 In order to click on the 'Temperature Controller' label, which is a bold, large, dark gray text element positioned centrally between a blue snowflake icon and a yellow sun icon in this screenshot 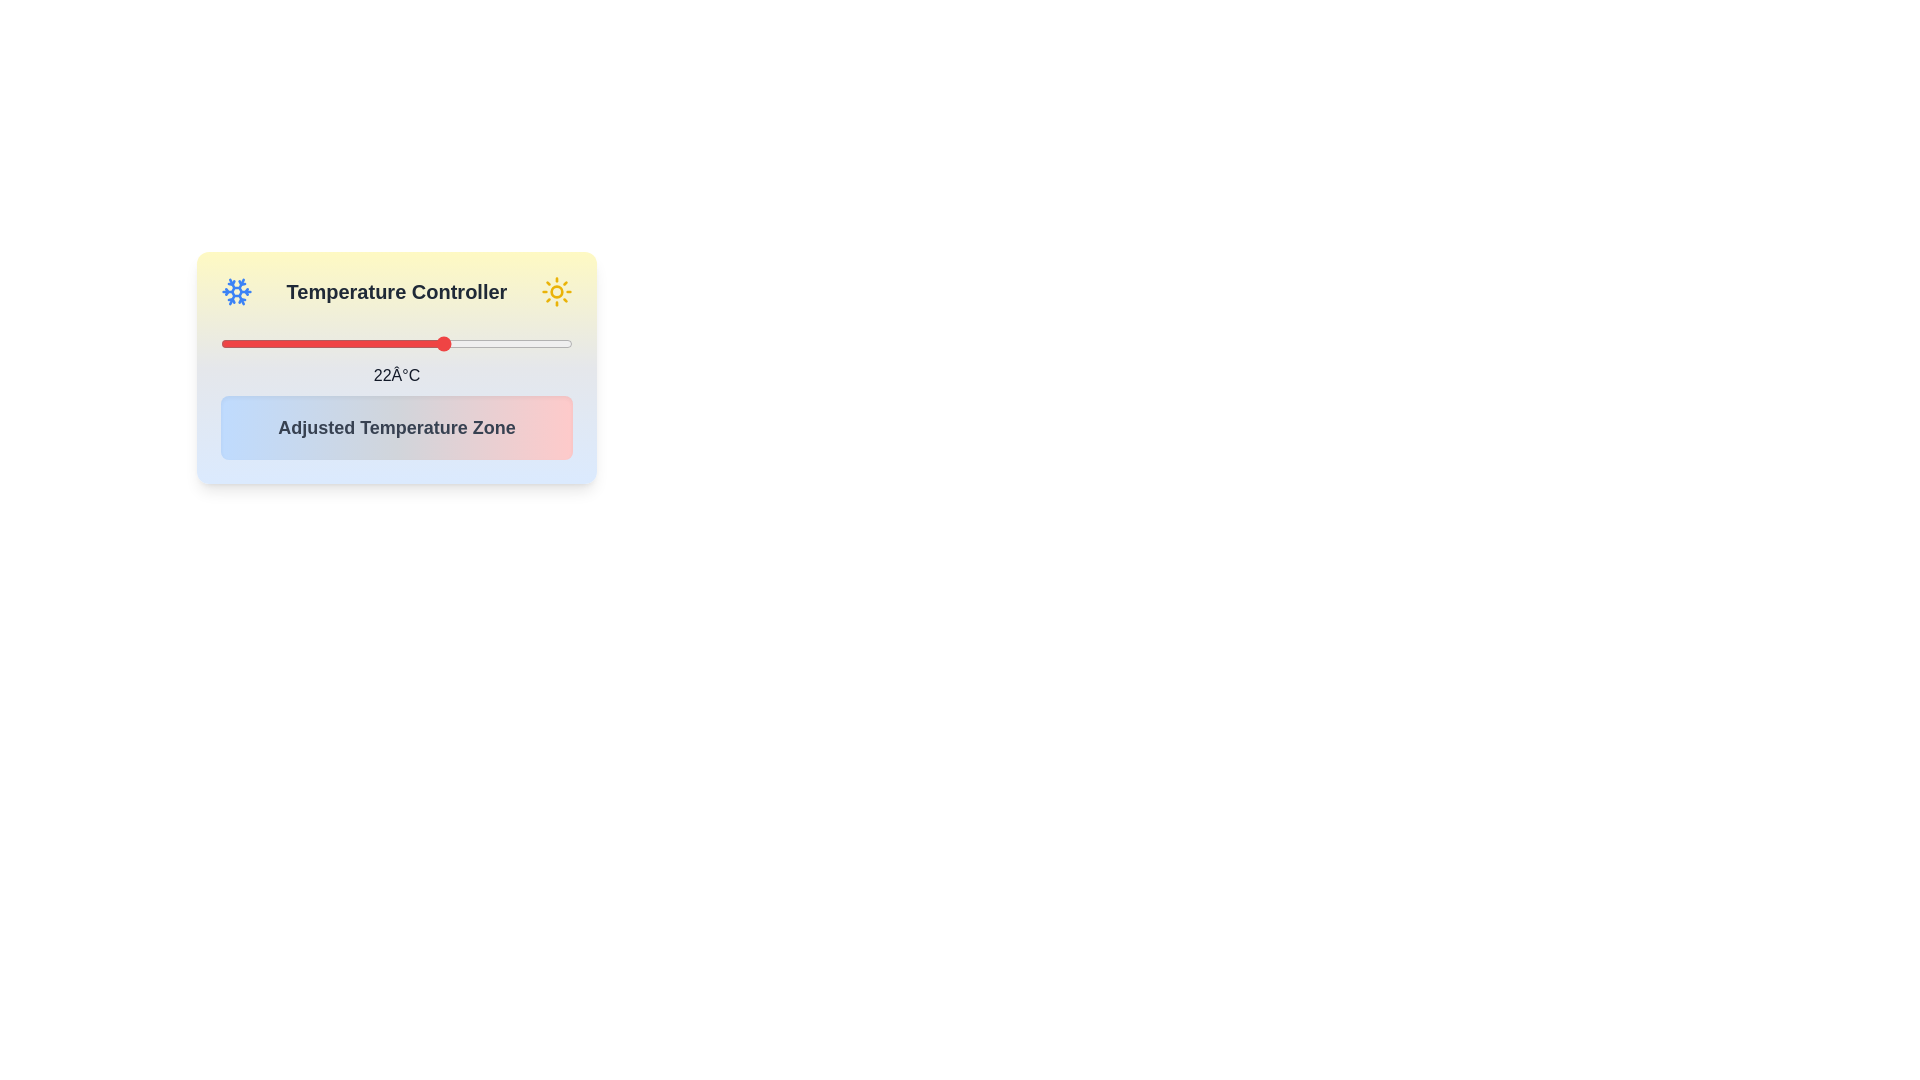, I will do `click(397, 292)`.